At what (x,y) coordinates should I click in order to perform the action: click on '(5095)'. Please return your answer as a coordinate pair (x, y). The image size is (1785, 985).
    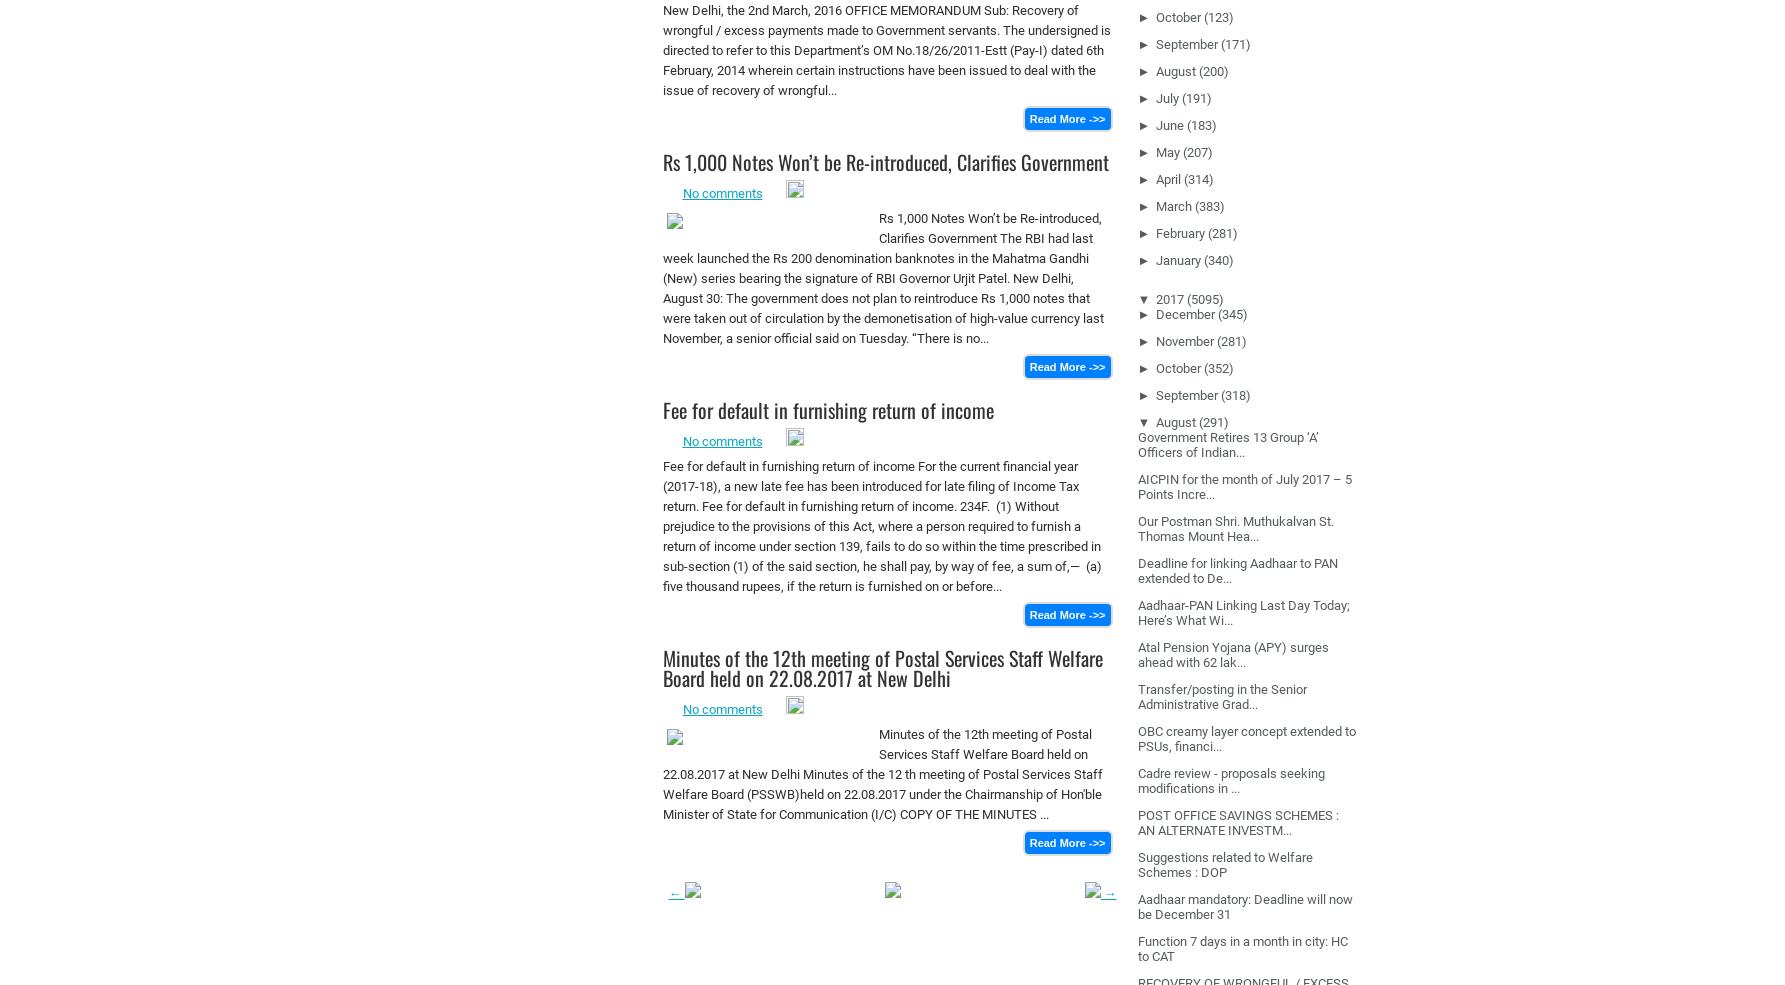
    Looking at the image, I should click on (1186, 298).